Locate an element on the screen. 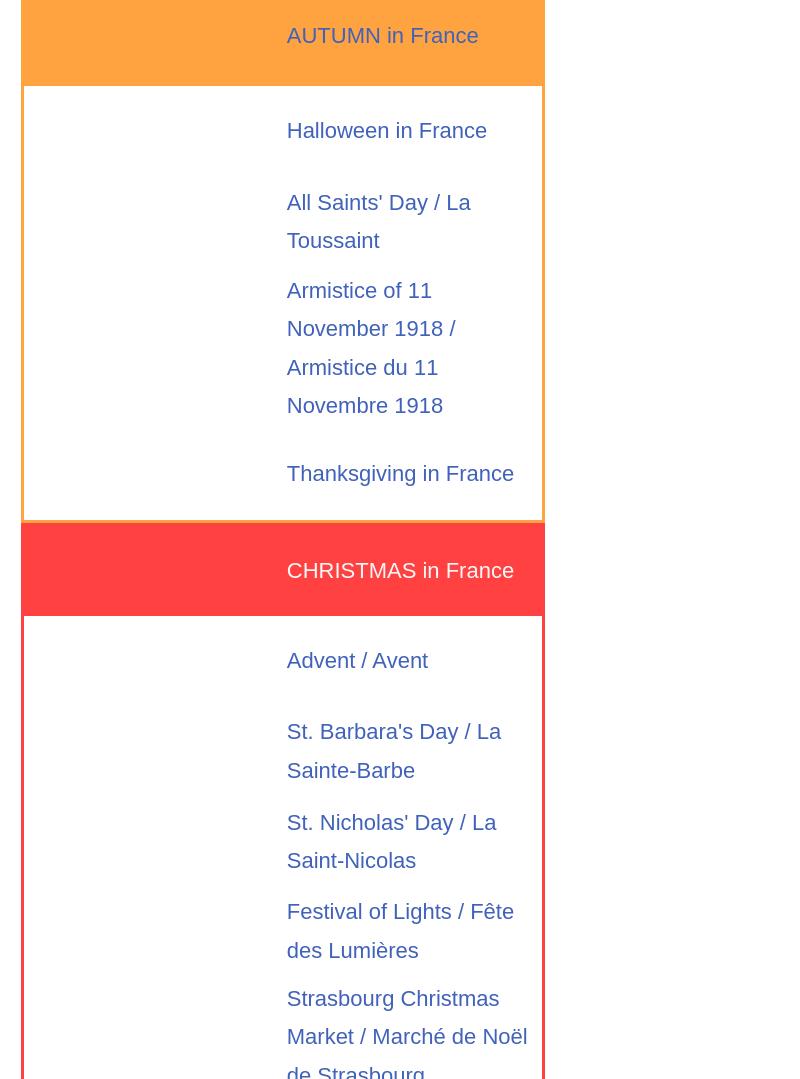 This screenshot has width=800, height=1079. 'Armistice of 11 November 1918 / Armistice du 11 Novembre 1918' is located at coordinates (369, 347).